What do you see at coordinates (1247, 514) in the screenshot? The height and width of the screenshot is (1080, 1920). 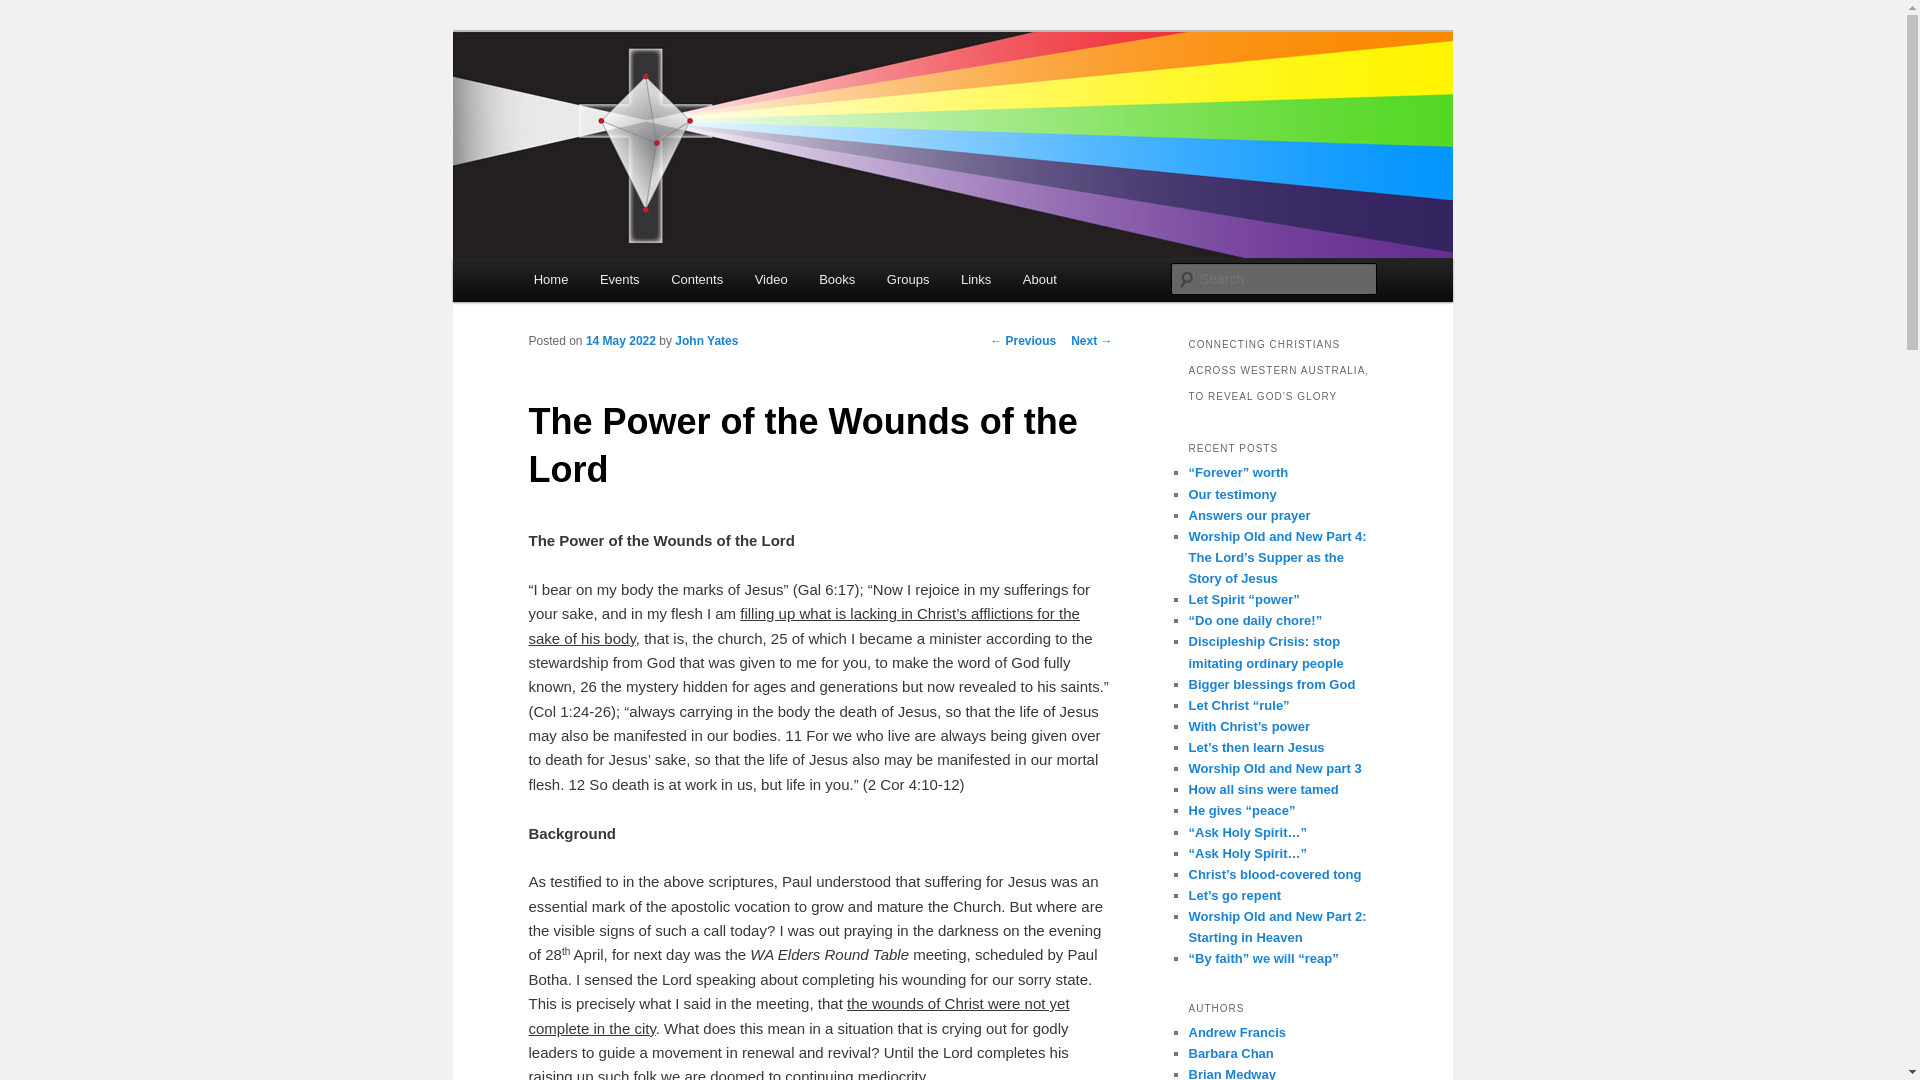 I see `'Answers our prayer'` at bounding box center [1247, 514].